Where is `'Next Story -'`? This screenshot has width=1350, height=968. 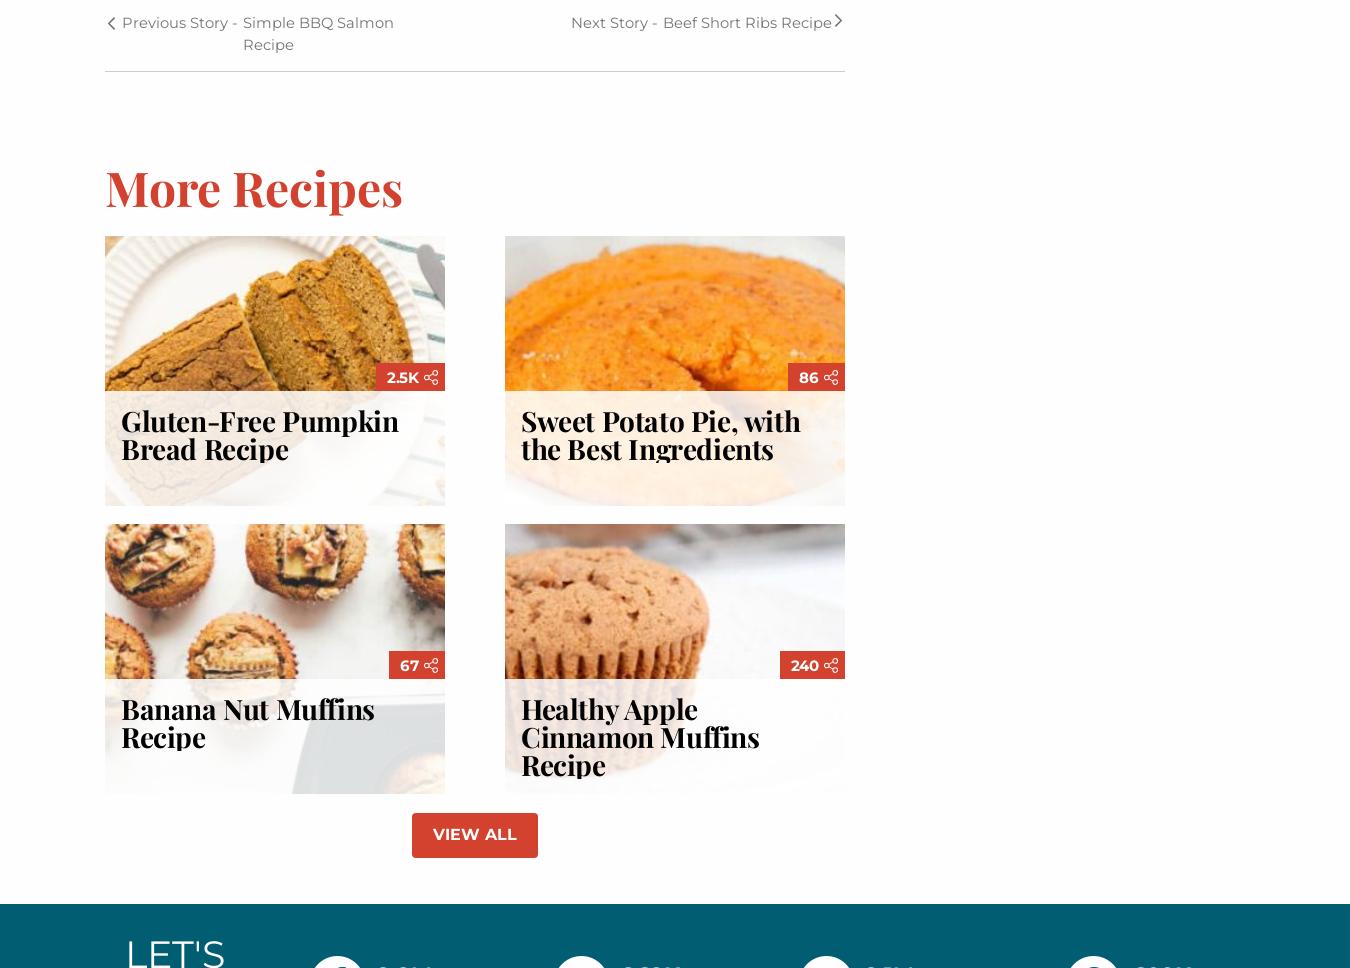 'Next Story -' is located at coordinates (614, 21).